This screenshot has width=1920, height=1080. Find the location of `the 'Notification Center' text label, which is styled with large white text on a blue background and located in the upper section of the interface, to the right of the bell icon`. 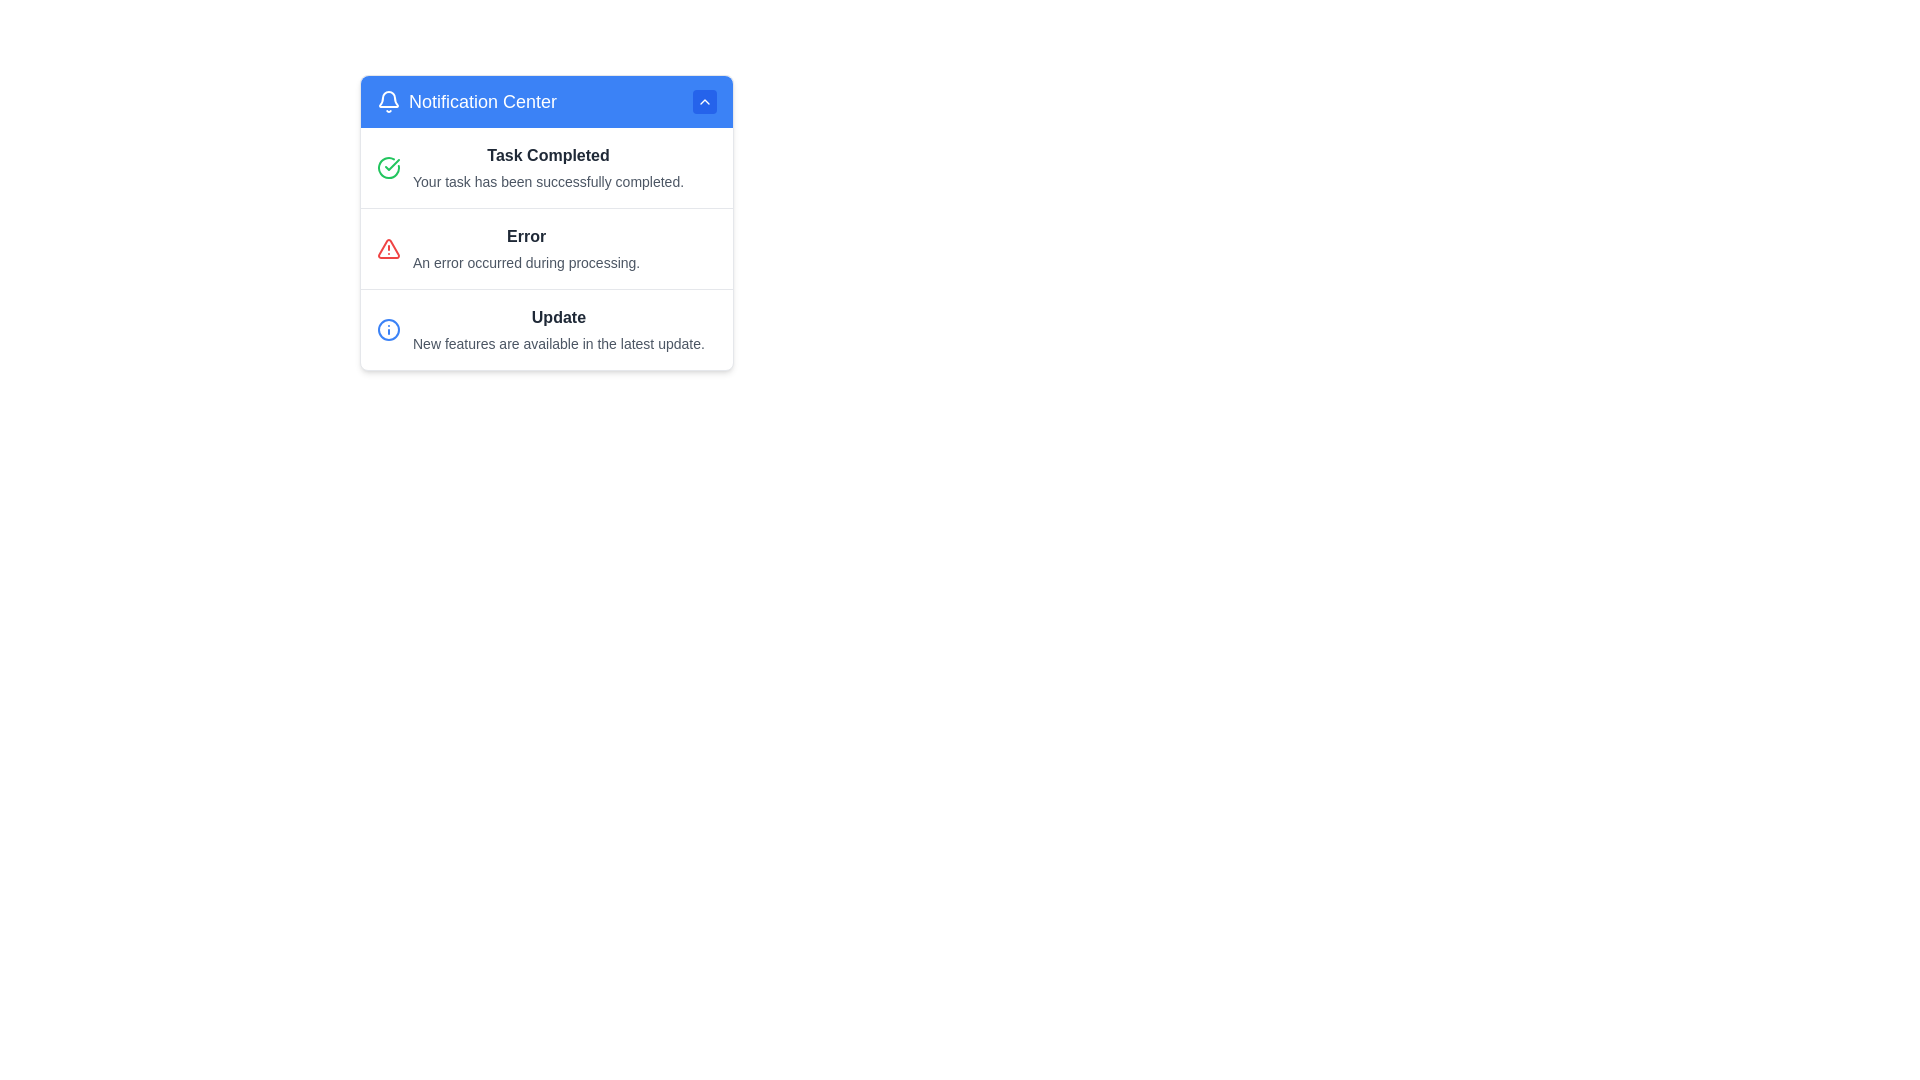

the 'Notification Center' text label, which is styled with large white text on a blue background and located in the upper section of the interface, to the right of the bell icon is located at coordinates (483, 101).